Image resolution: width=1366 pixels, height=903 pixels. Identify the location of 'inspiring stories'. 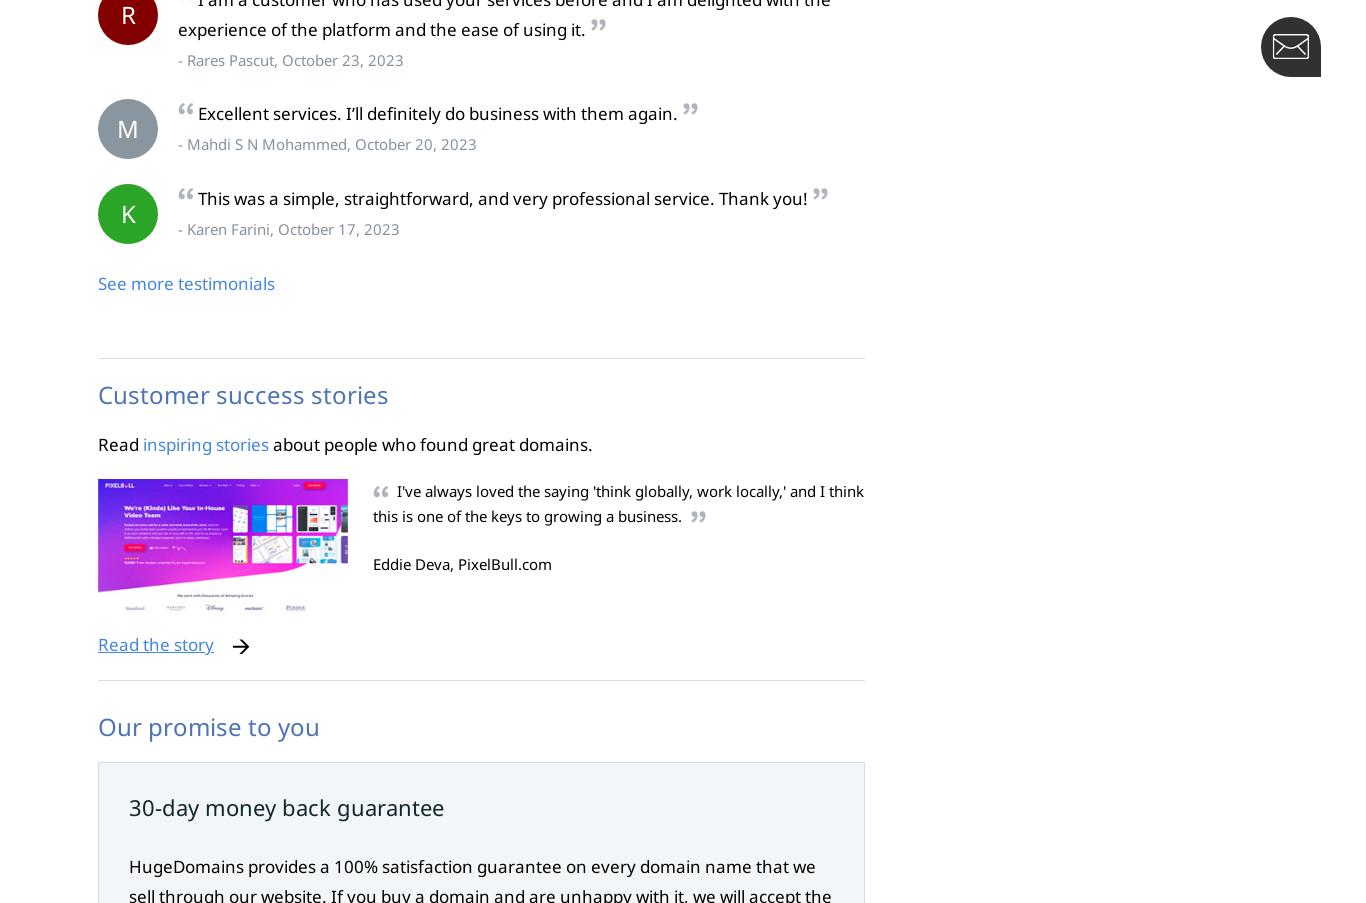
(204, 442).